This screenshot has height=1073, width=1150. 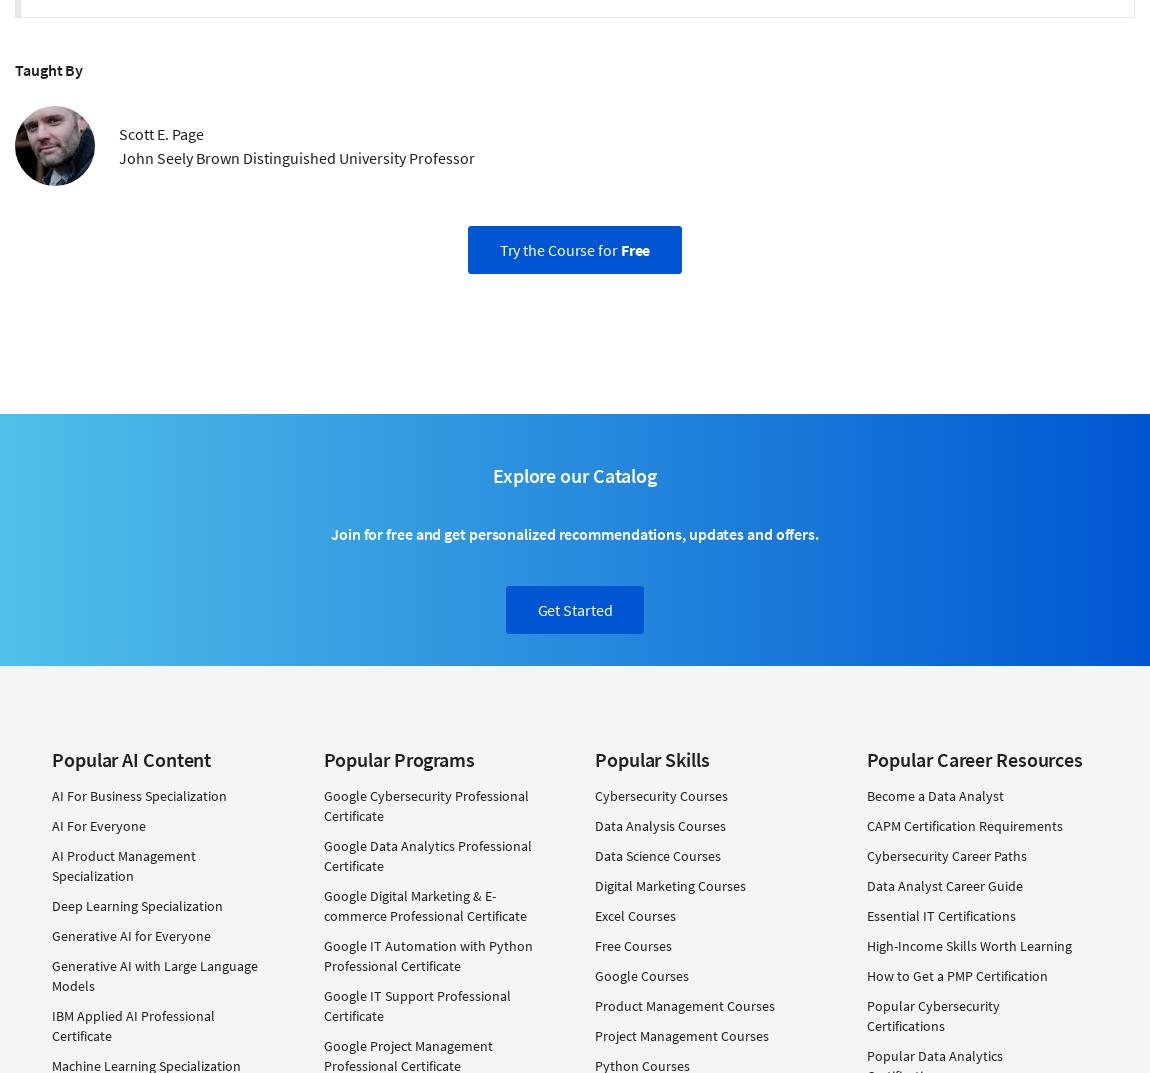 I want to click on 'Get Started', so click(x=574, y=608).